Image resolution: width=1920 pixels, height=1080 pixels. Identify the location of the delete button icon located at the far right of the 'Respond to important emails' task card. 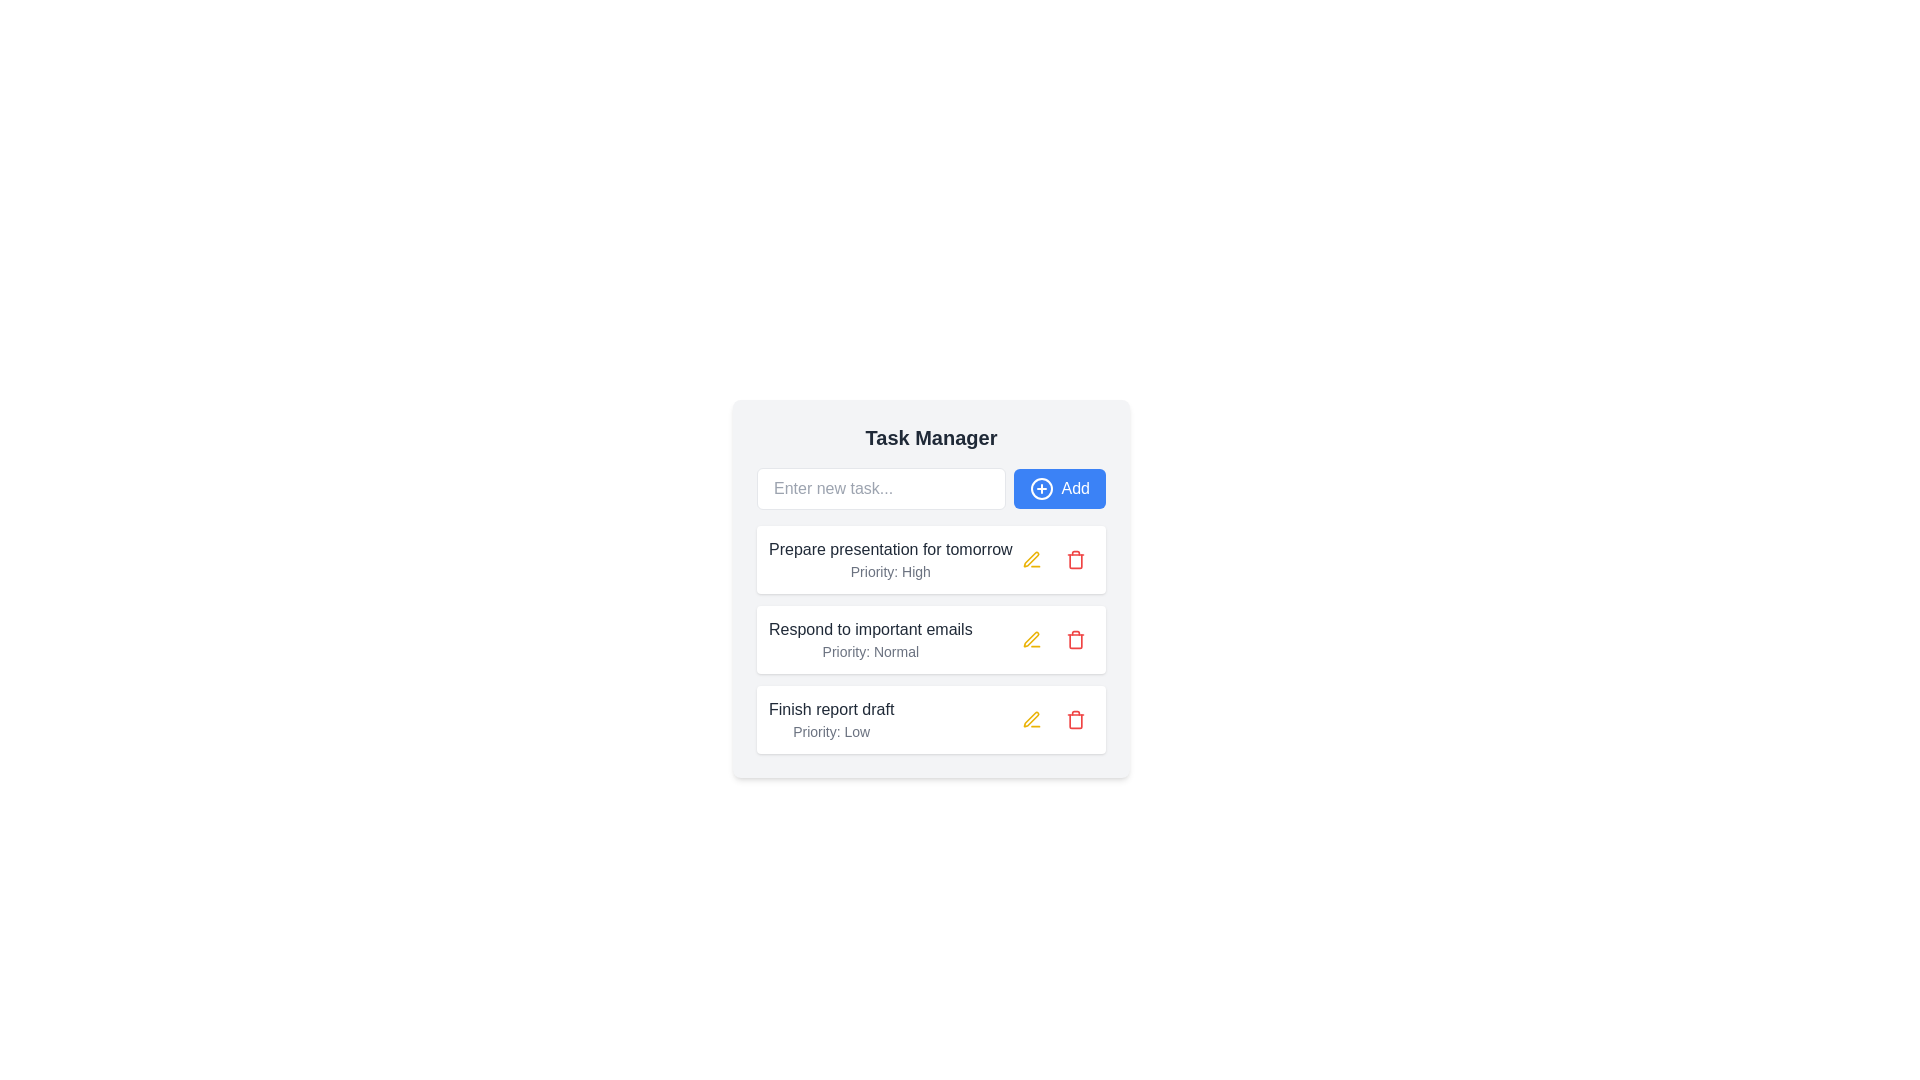
(1074, 720).